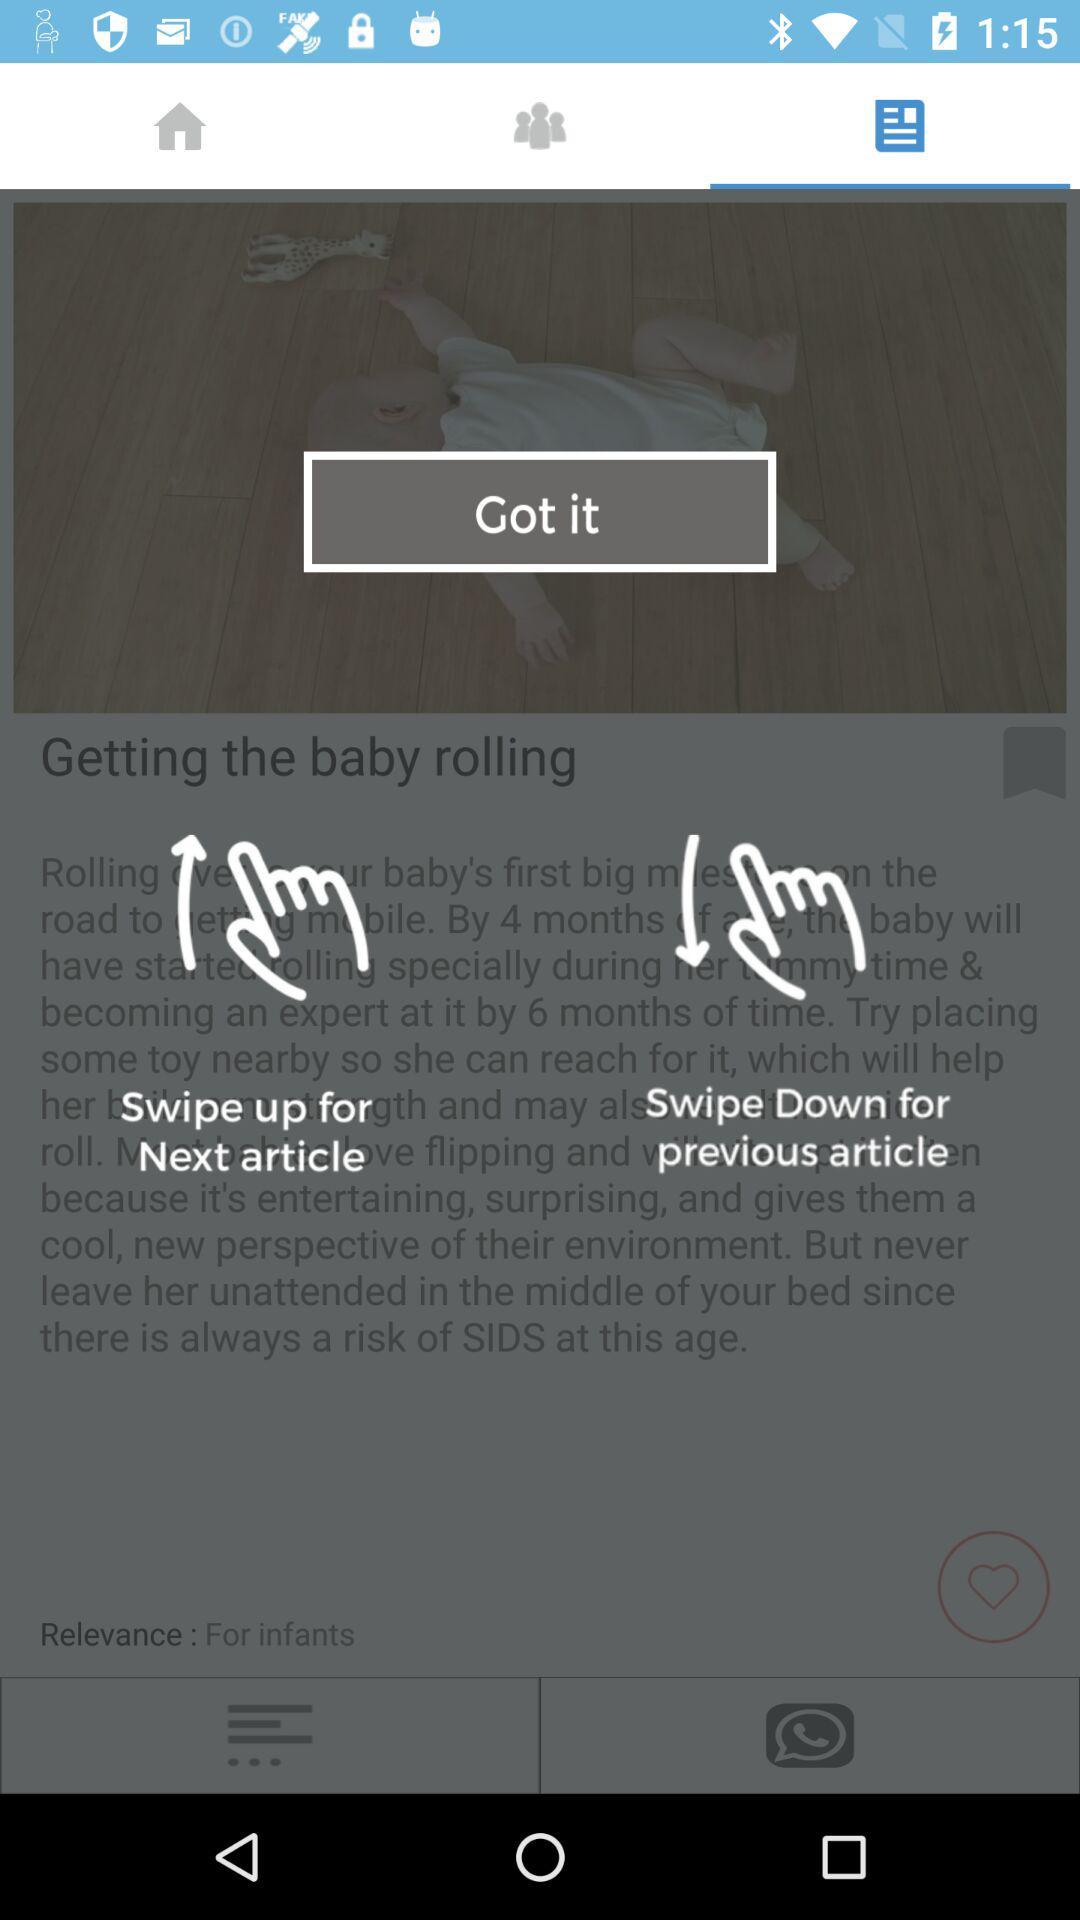 The height and width of the screenshot is (1920, 1080). Describe the element at coordinates (1034, 762) in the screenshot. I see `bookmark this article` at that location.